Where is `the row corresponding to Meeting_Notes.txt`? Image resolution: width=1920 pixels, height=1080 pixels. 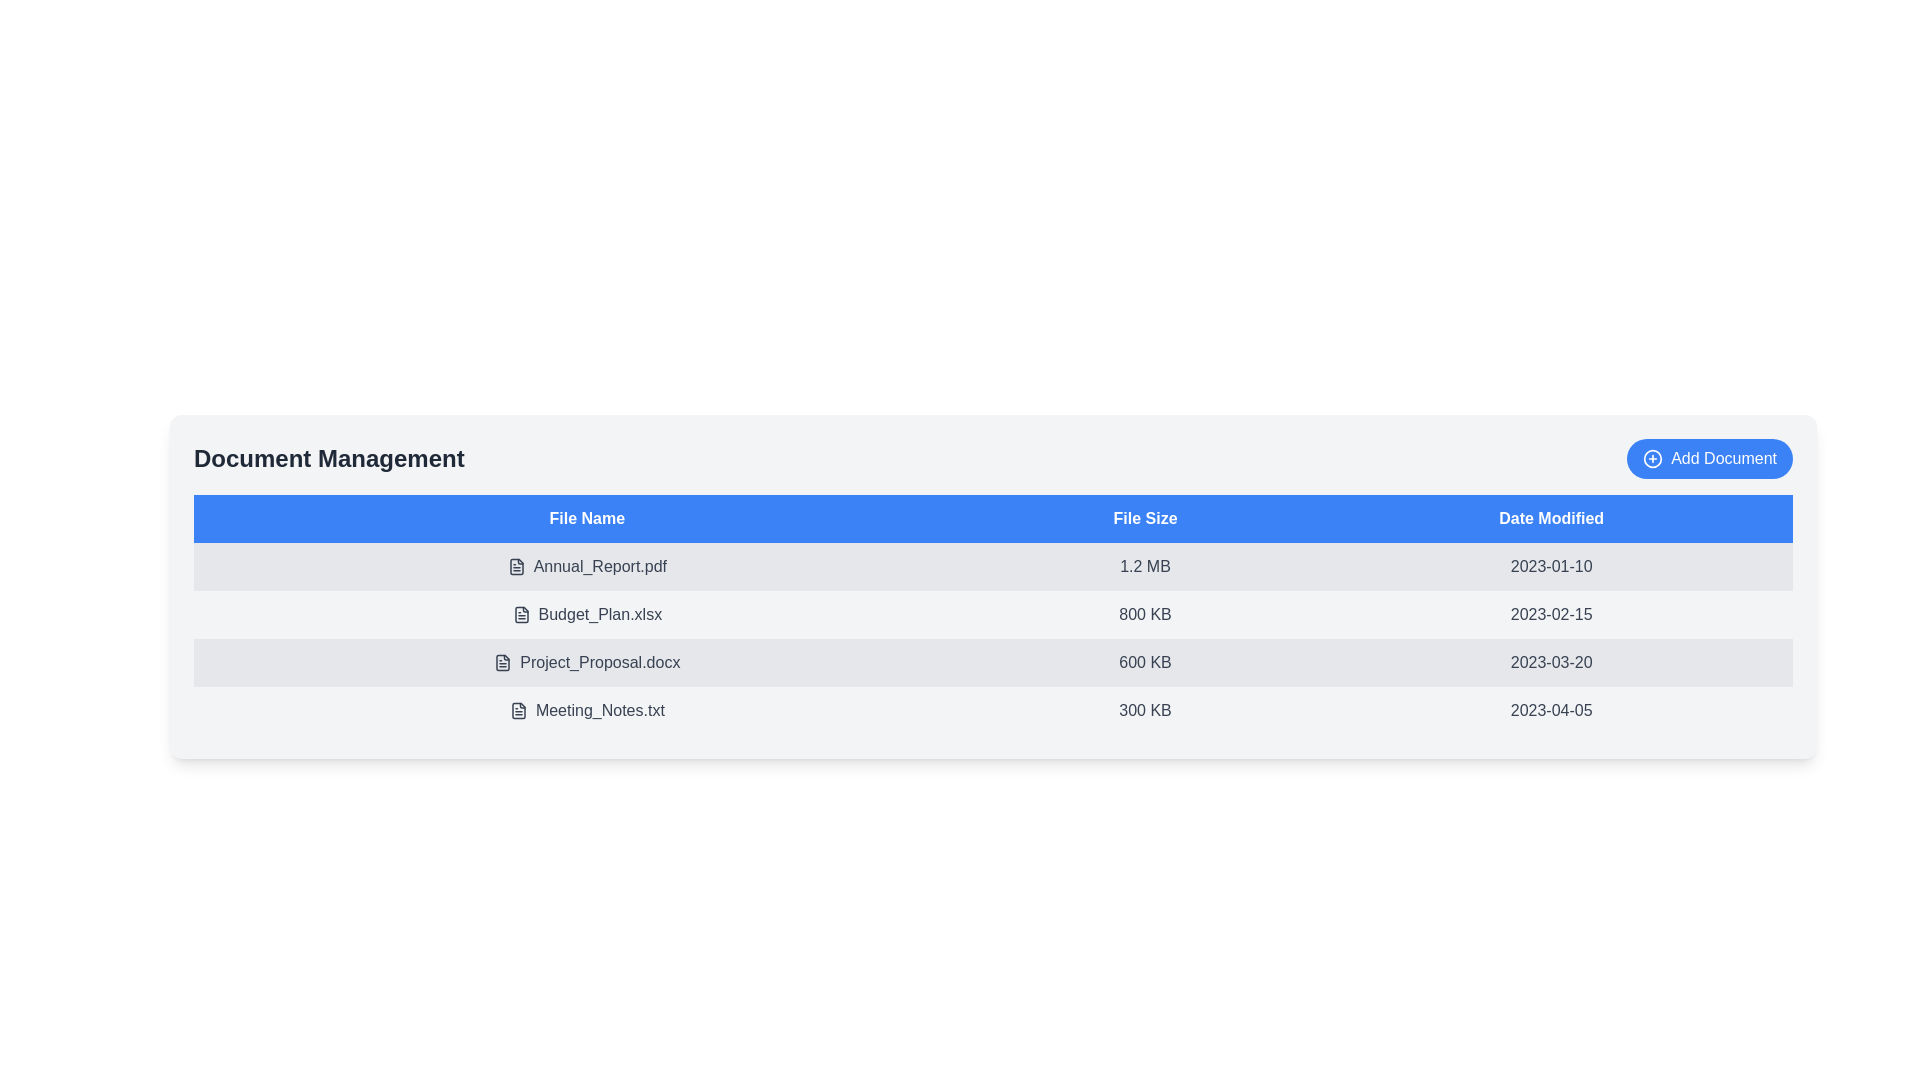
the row corresponding to Meeting_Notes.txt is located at coordinates (585, 709).